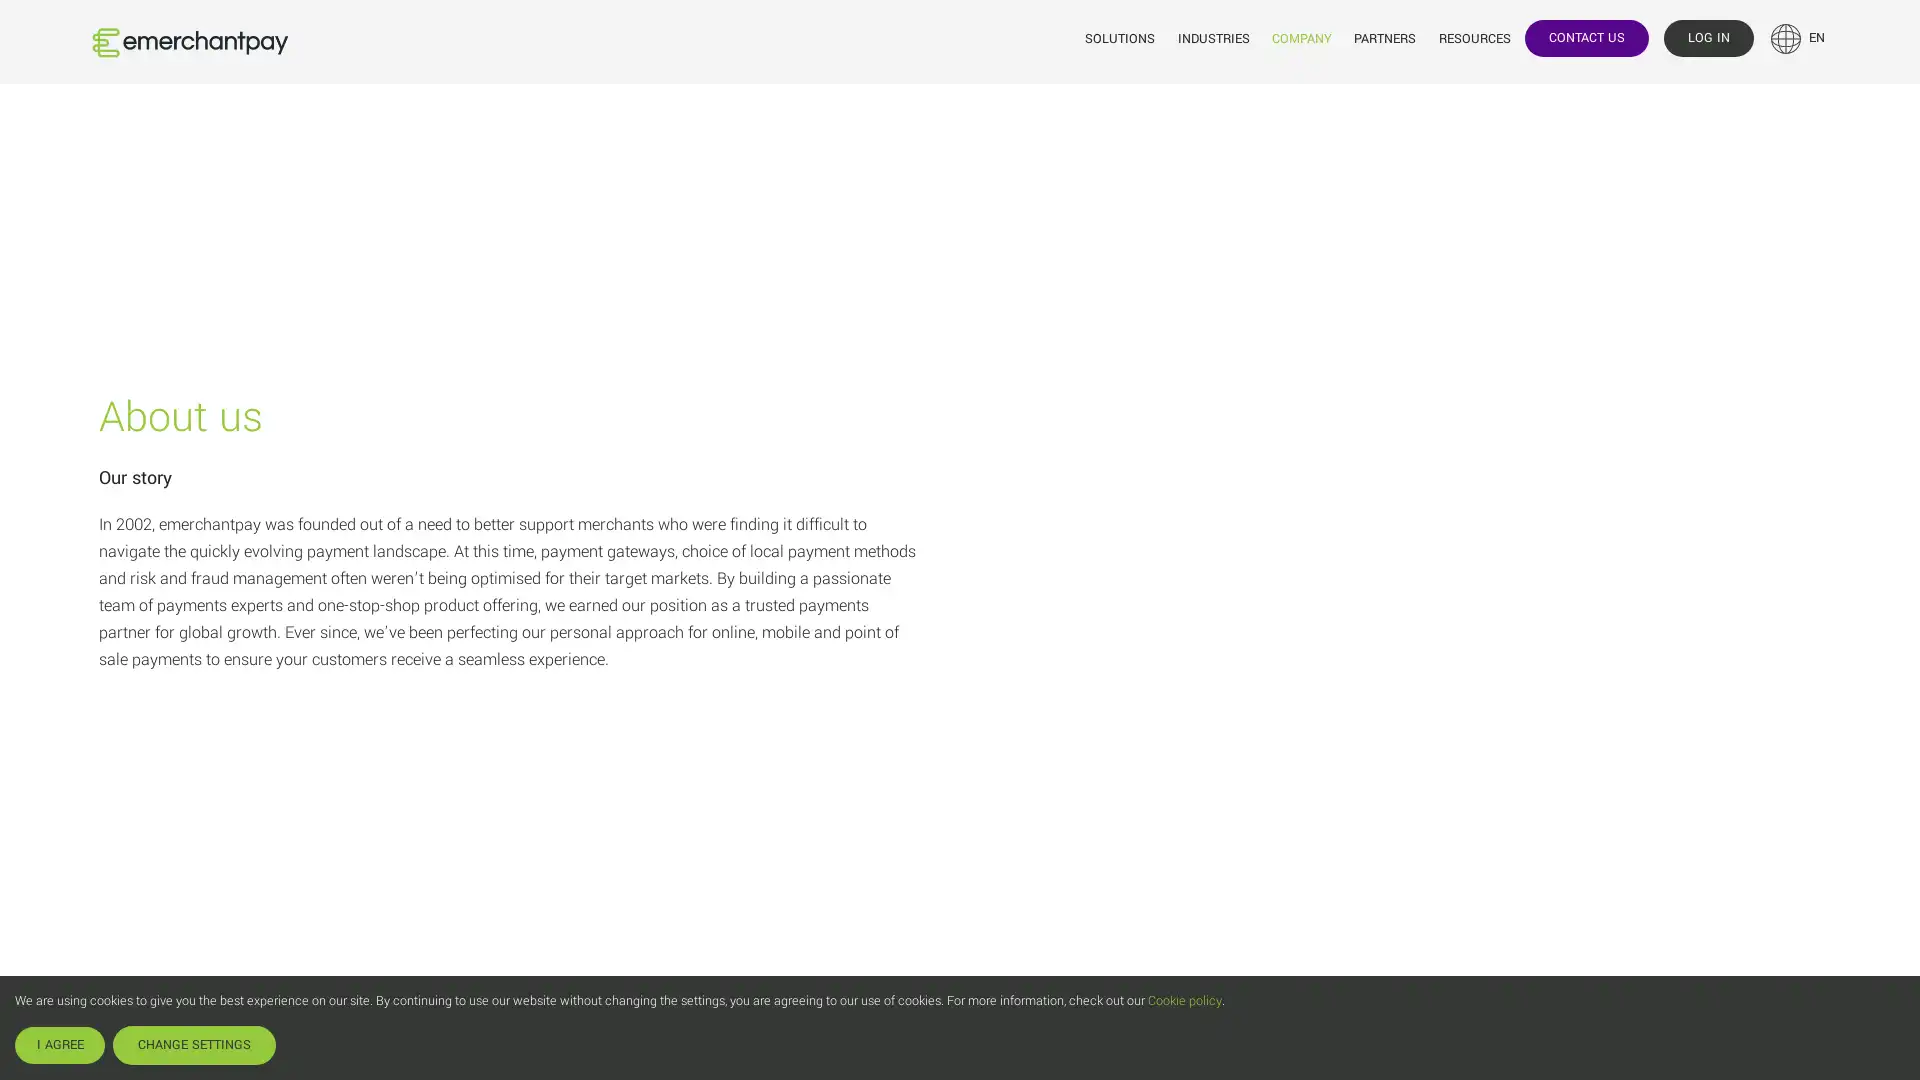  I want to click on LOG IN, so click(1707, 37).